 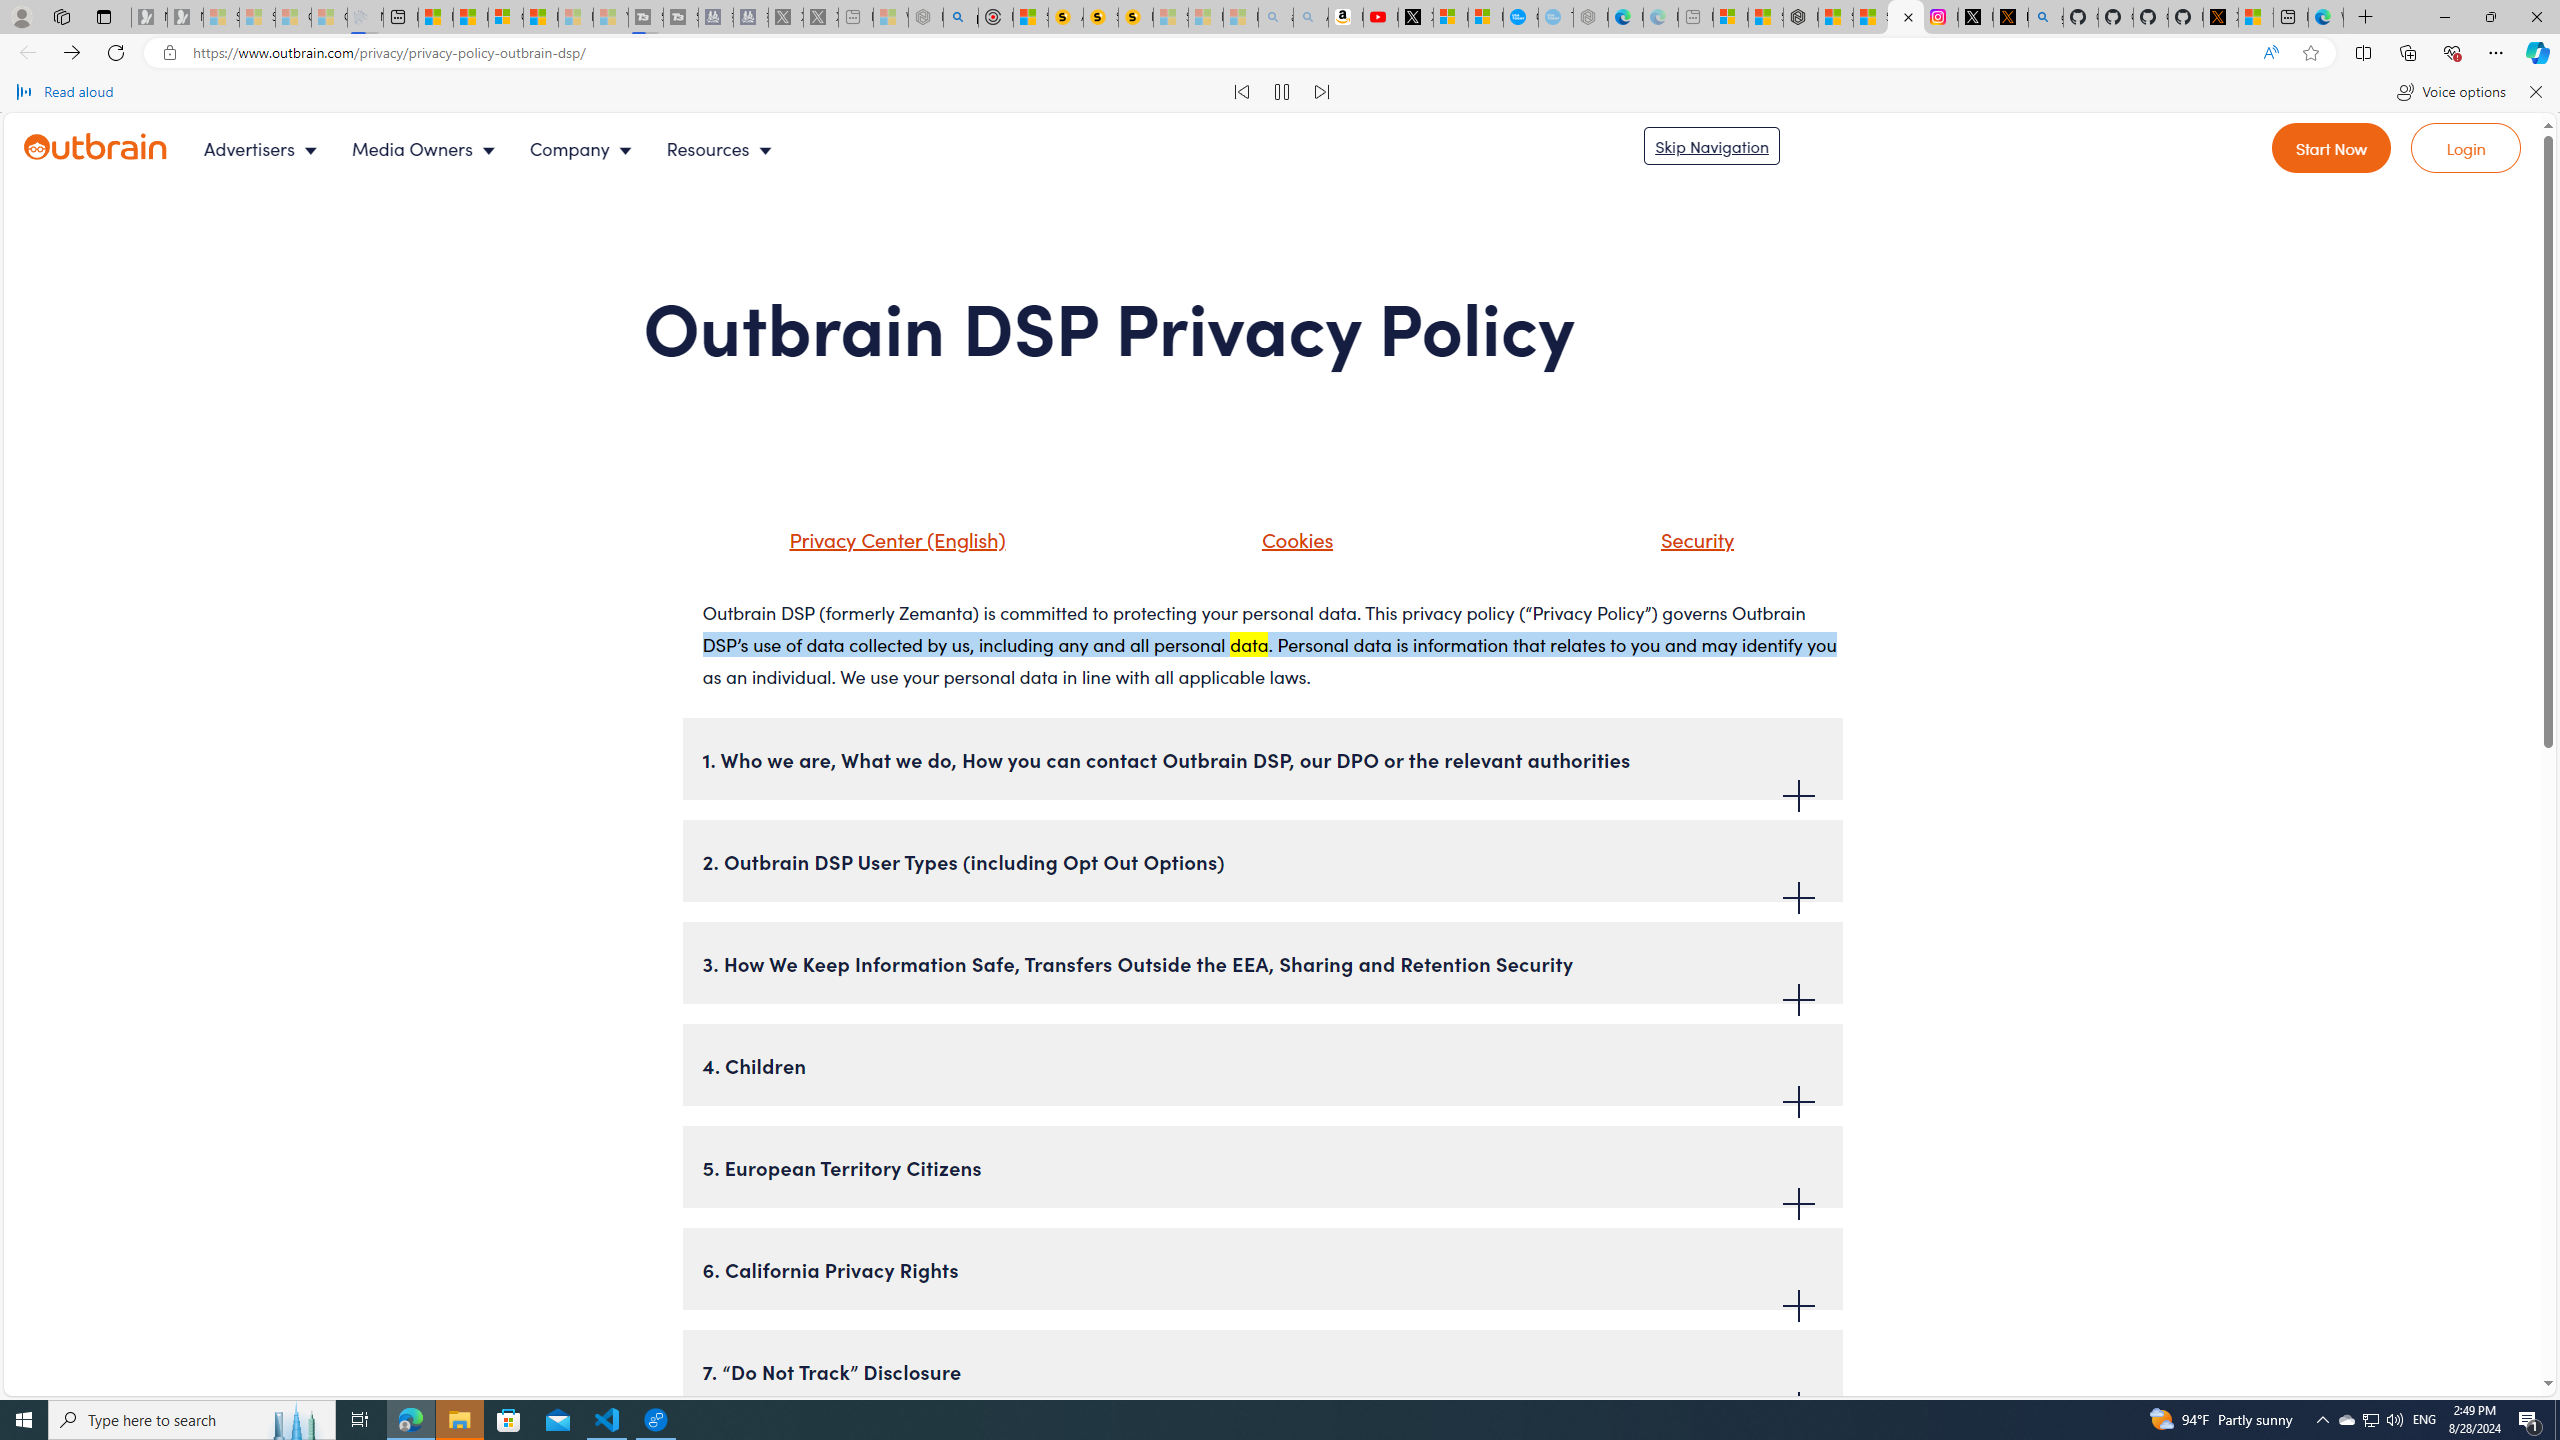 What do you see at coordinates (184, 16) in the screenshot?
I see `'Newsletter Sign Up - Sleeping'` at bounding box center [184, 16].